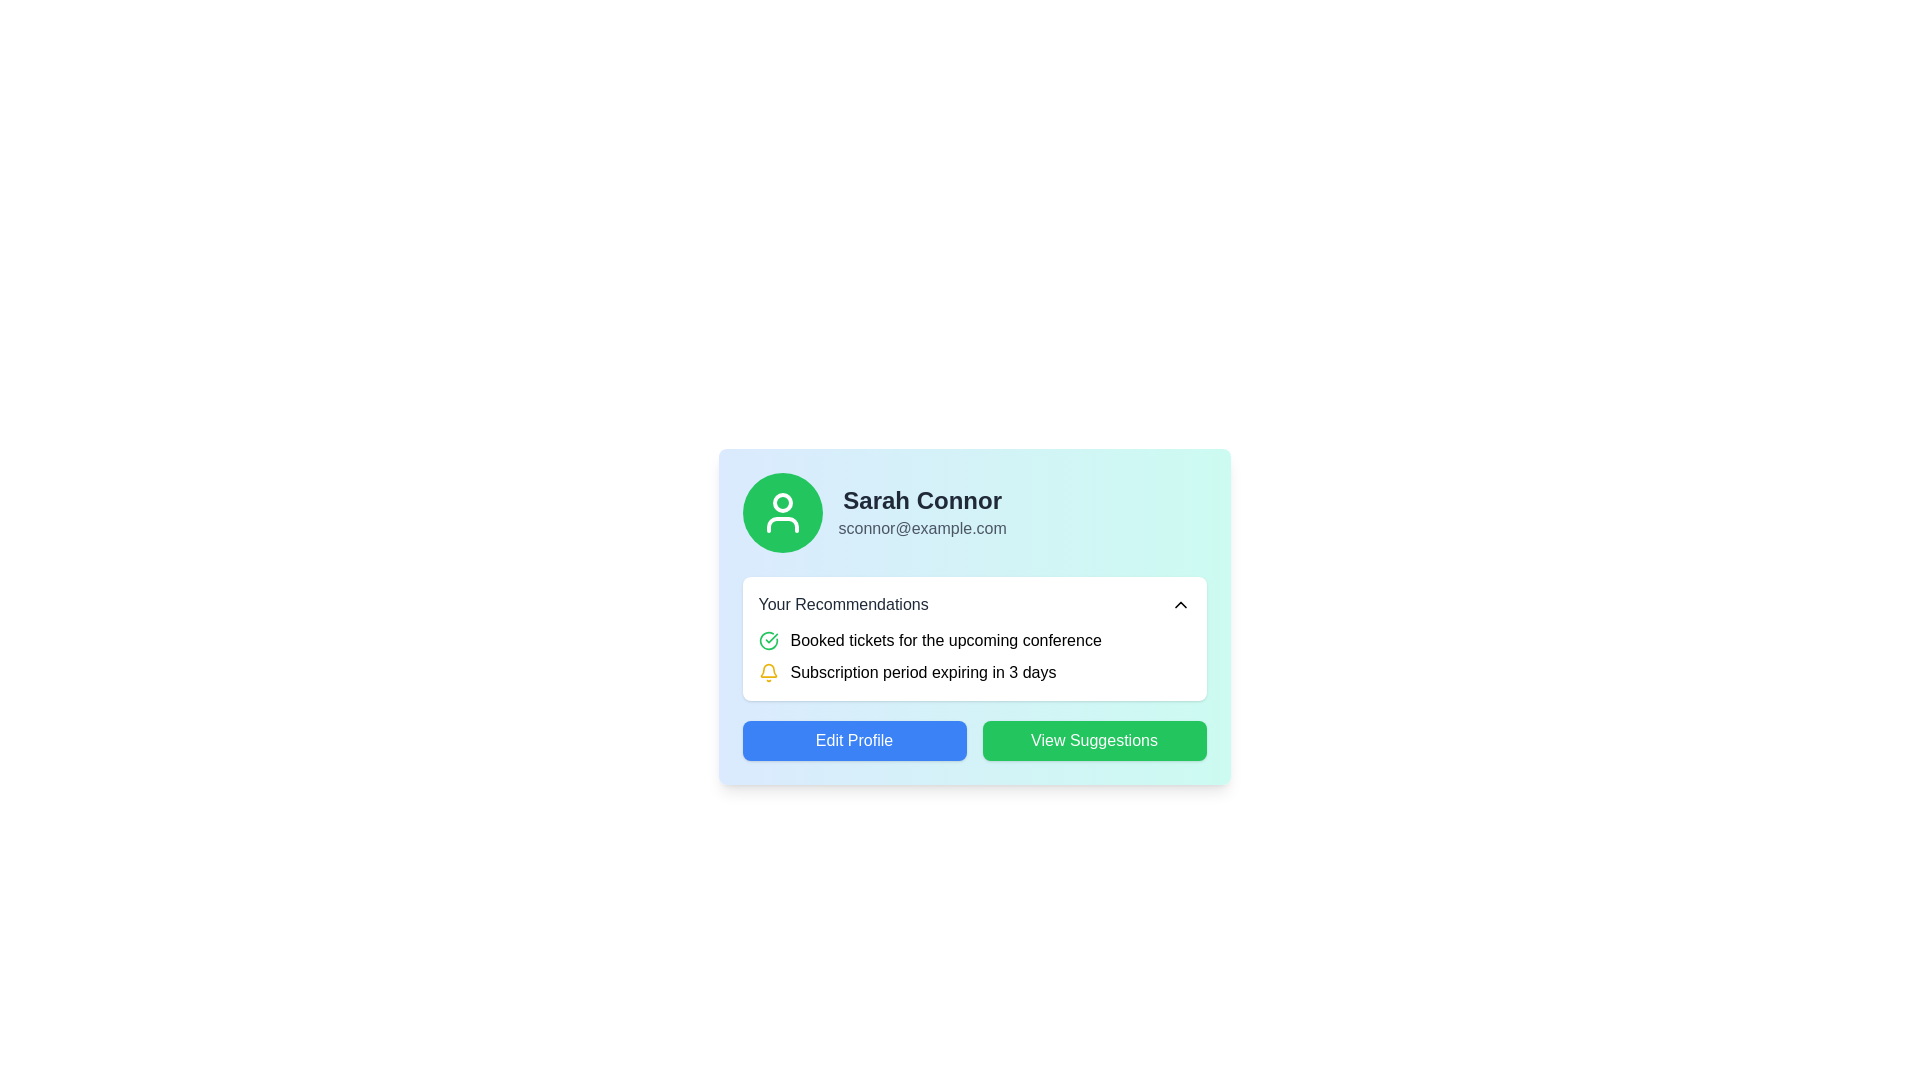 The height and width of the screenshot is (1080, 1920). Describe the element at coordinates (843, 604) in the screenshot. I see `the text label that reads 'Your Recommendations', which is located at the top of a section with a white background, slightly below user details and above specific recommendation items` at that location.